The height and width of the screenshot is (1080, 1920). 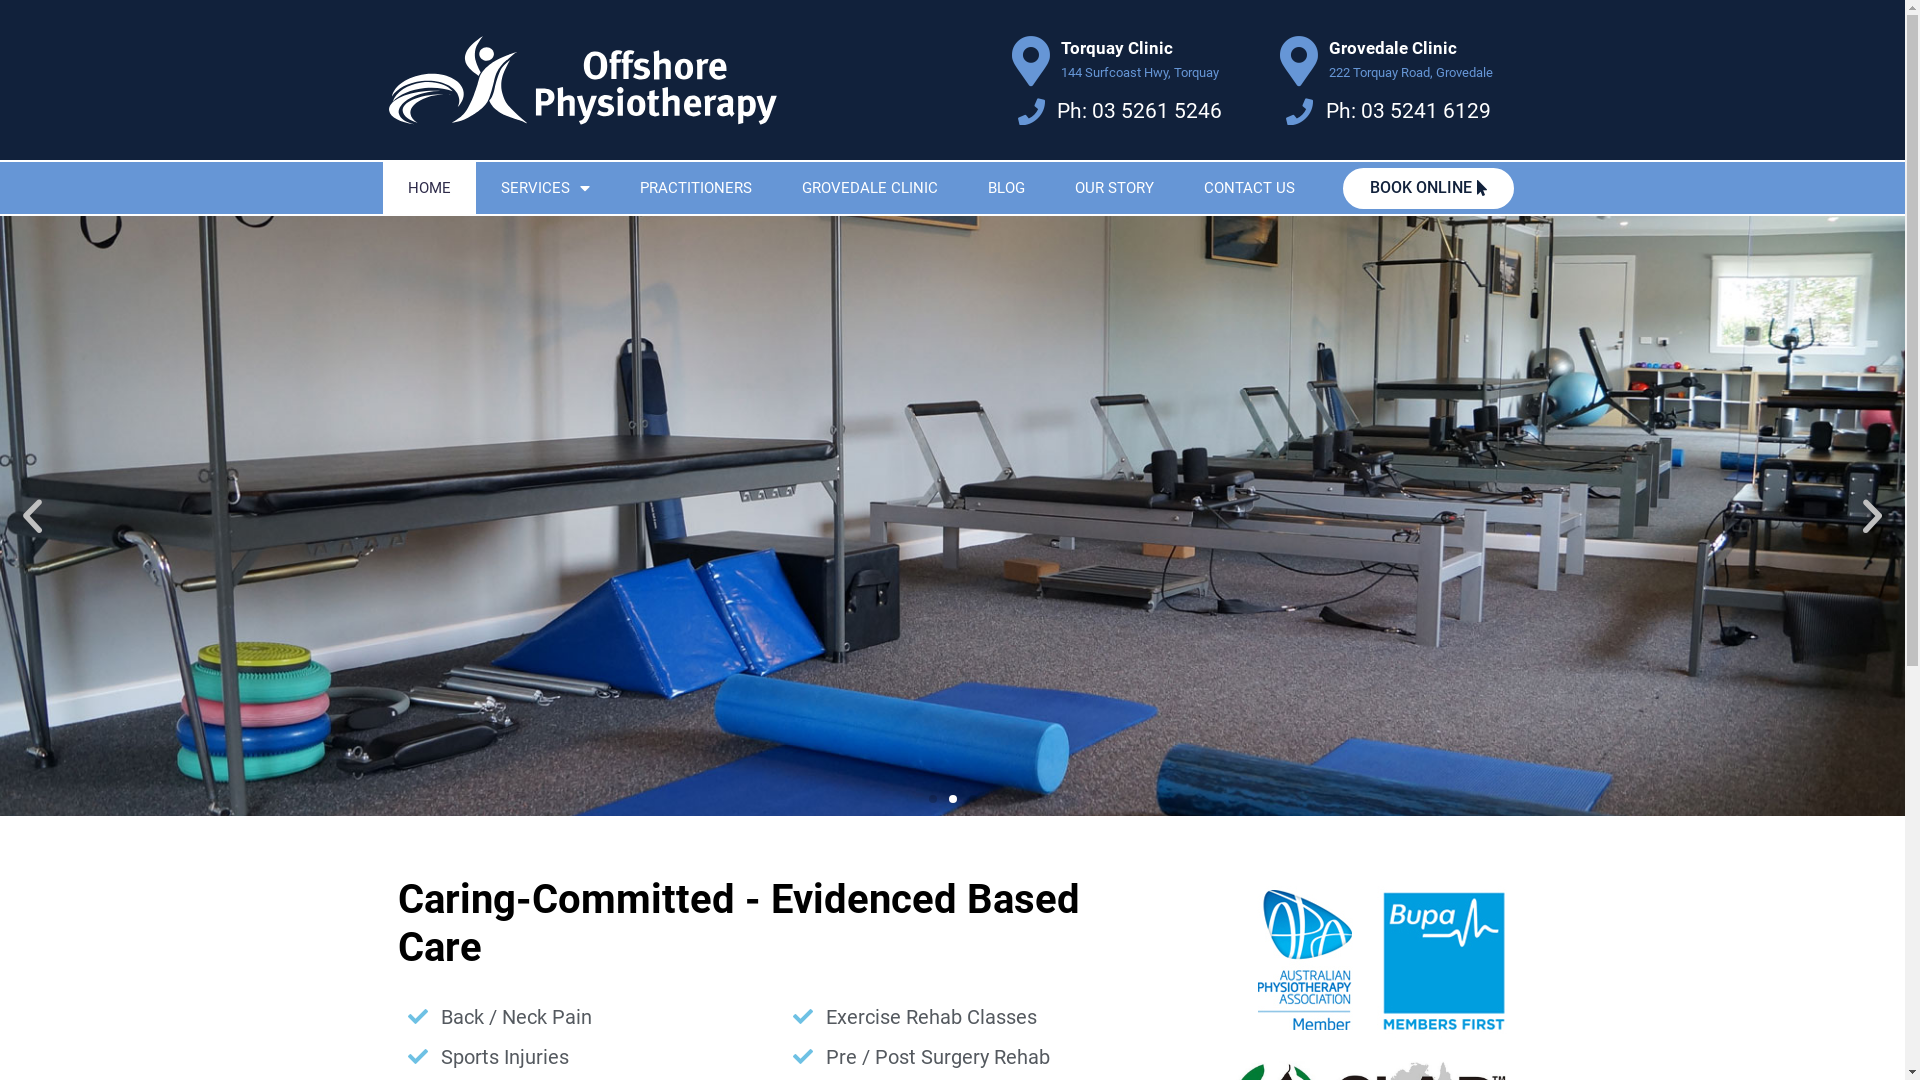 What do you see at coordinates (695, 188) in the screenshot?
I see `'PRACTITIONERS'` at bounding box center [695, 188].